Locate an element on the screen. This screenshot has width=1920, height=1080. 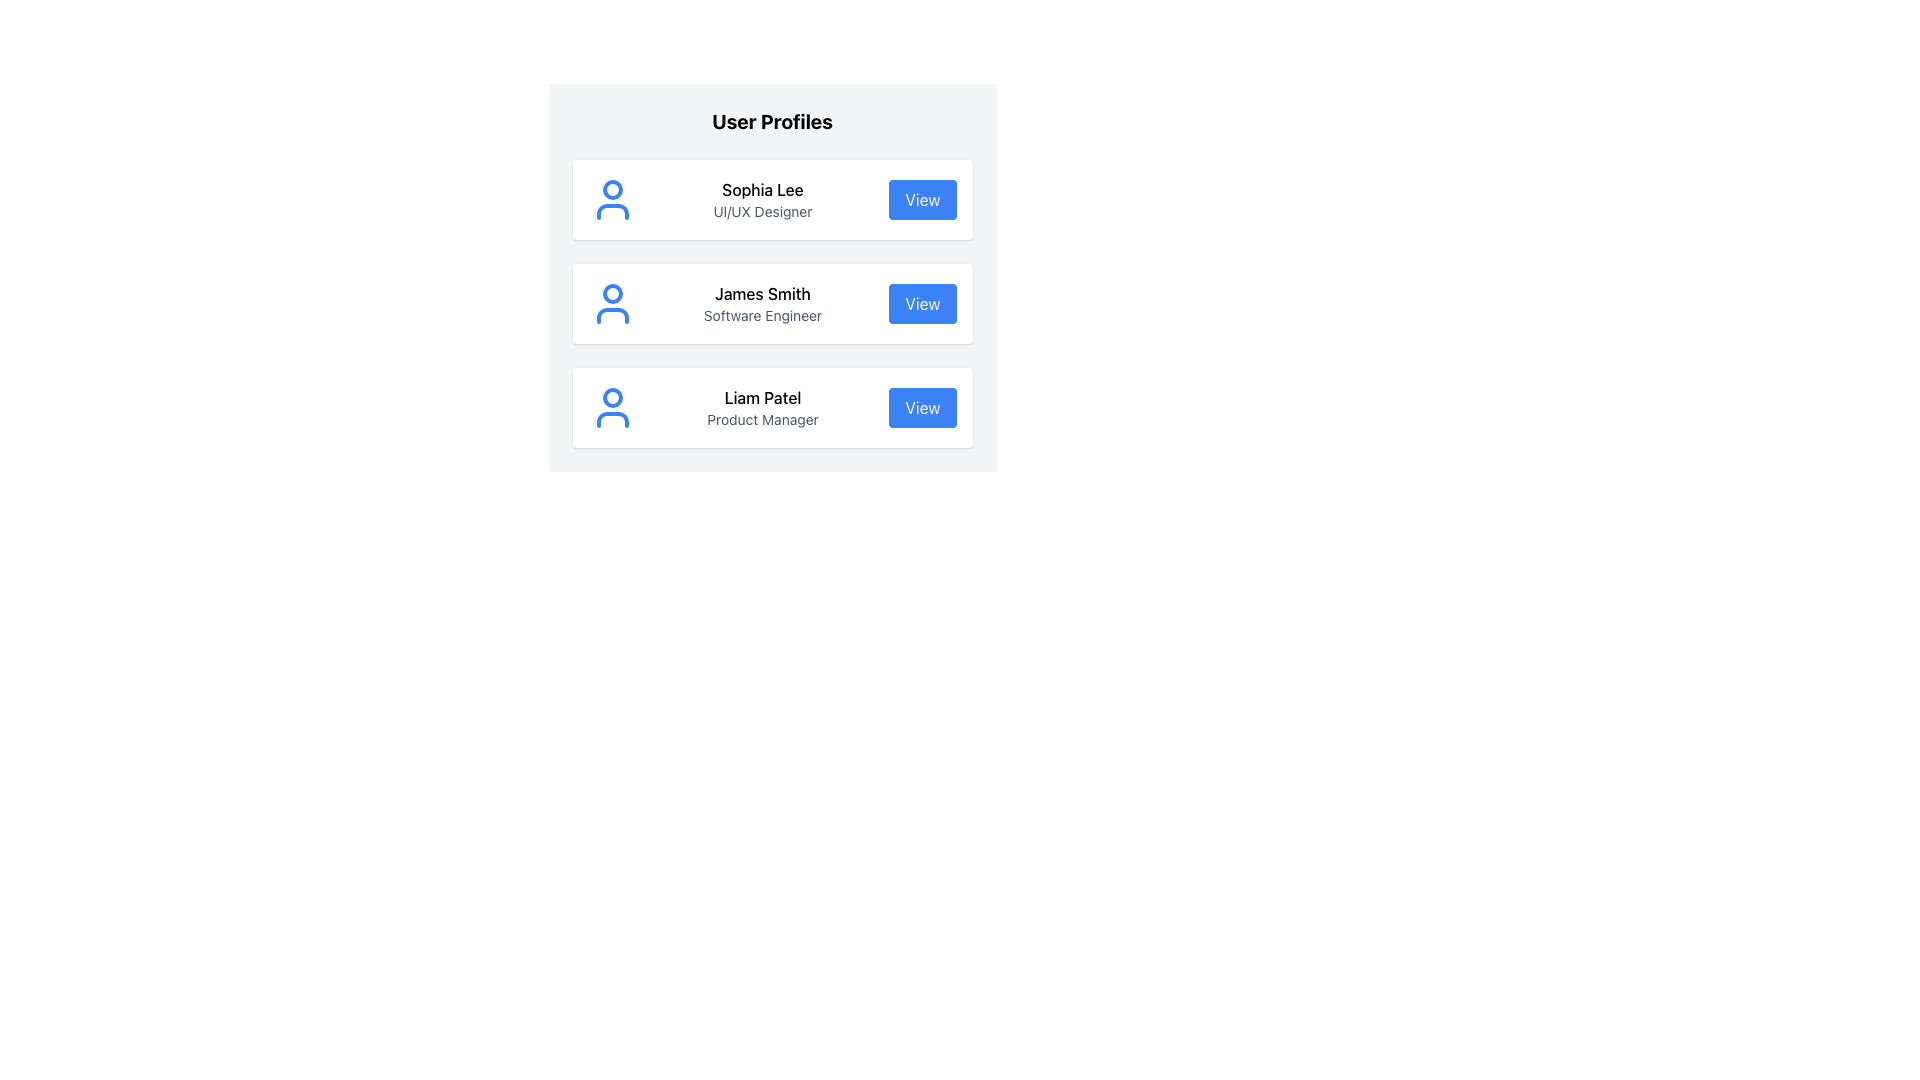
the text label displaying 'Product Manager', which is styled in gray and located directly beneath the name 'Liam Patel' in the third user profile card is located at coordinates (762, 419).